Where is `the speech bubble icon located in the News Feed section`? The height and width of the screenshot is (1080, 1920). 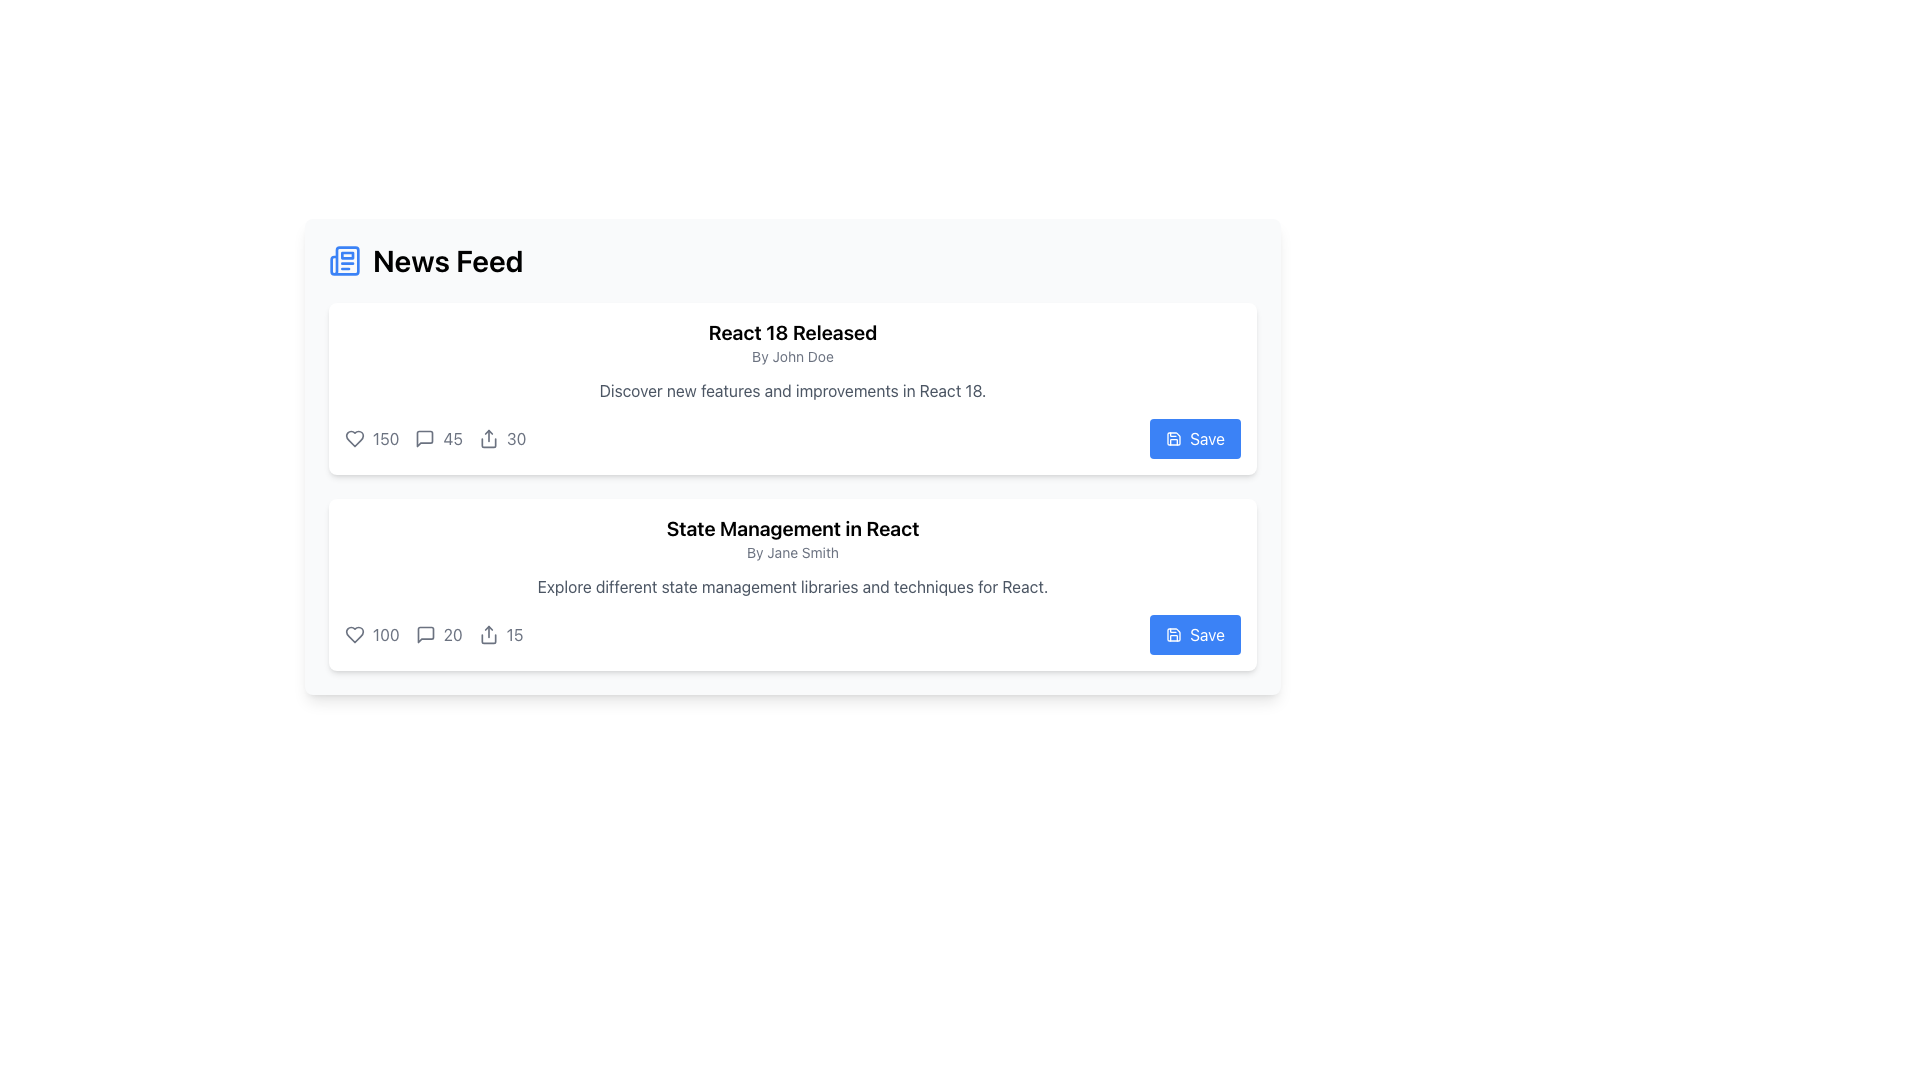
the speech bubble icon located in the News Feed section is located at coordinates (424, 438).